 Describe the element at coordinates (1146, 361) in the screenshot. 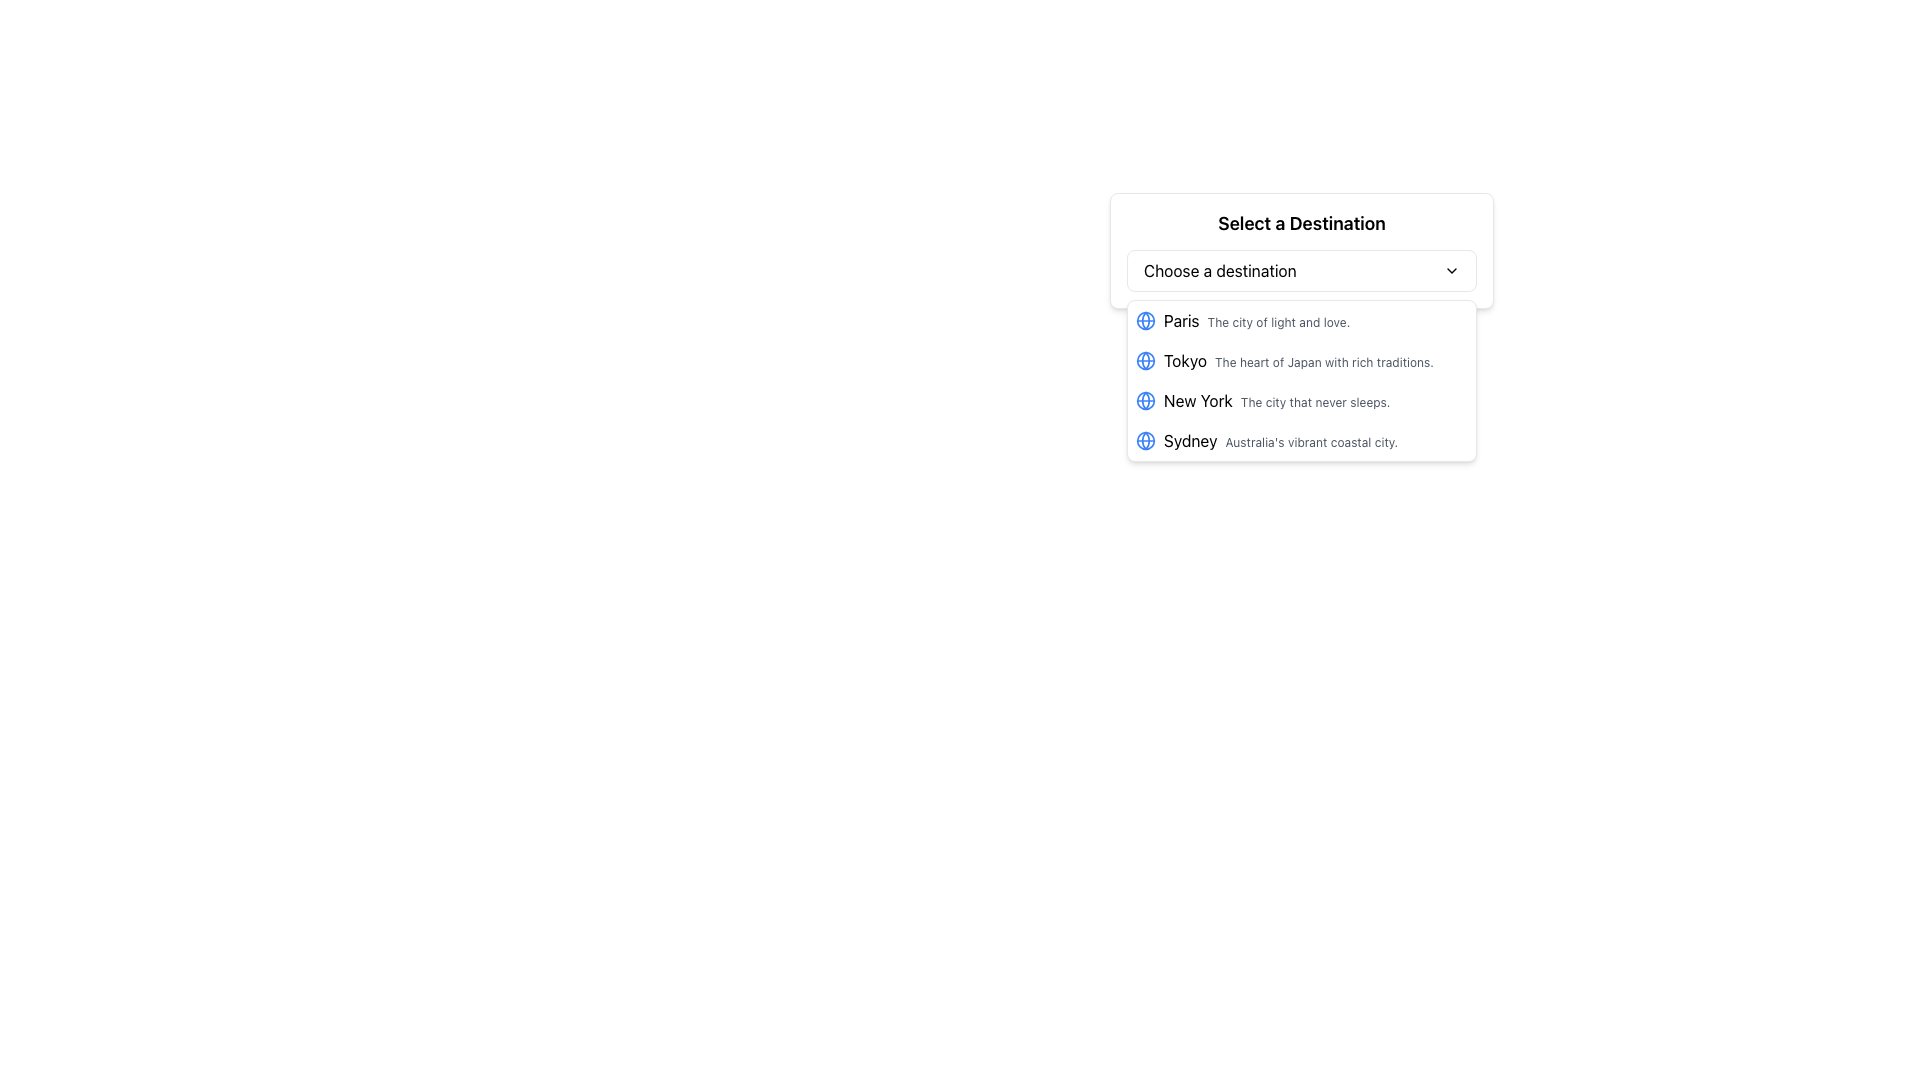

I see `geographical icon related to 'Tokyo', positioned to the left of the text 'Tokyo The heart of Japan with rich traditions'` at that location.